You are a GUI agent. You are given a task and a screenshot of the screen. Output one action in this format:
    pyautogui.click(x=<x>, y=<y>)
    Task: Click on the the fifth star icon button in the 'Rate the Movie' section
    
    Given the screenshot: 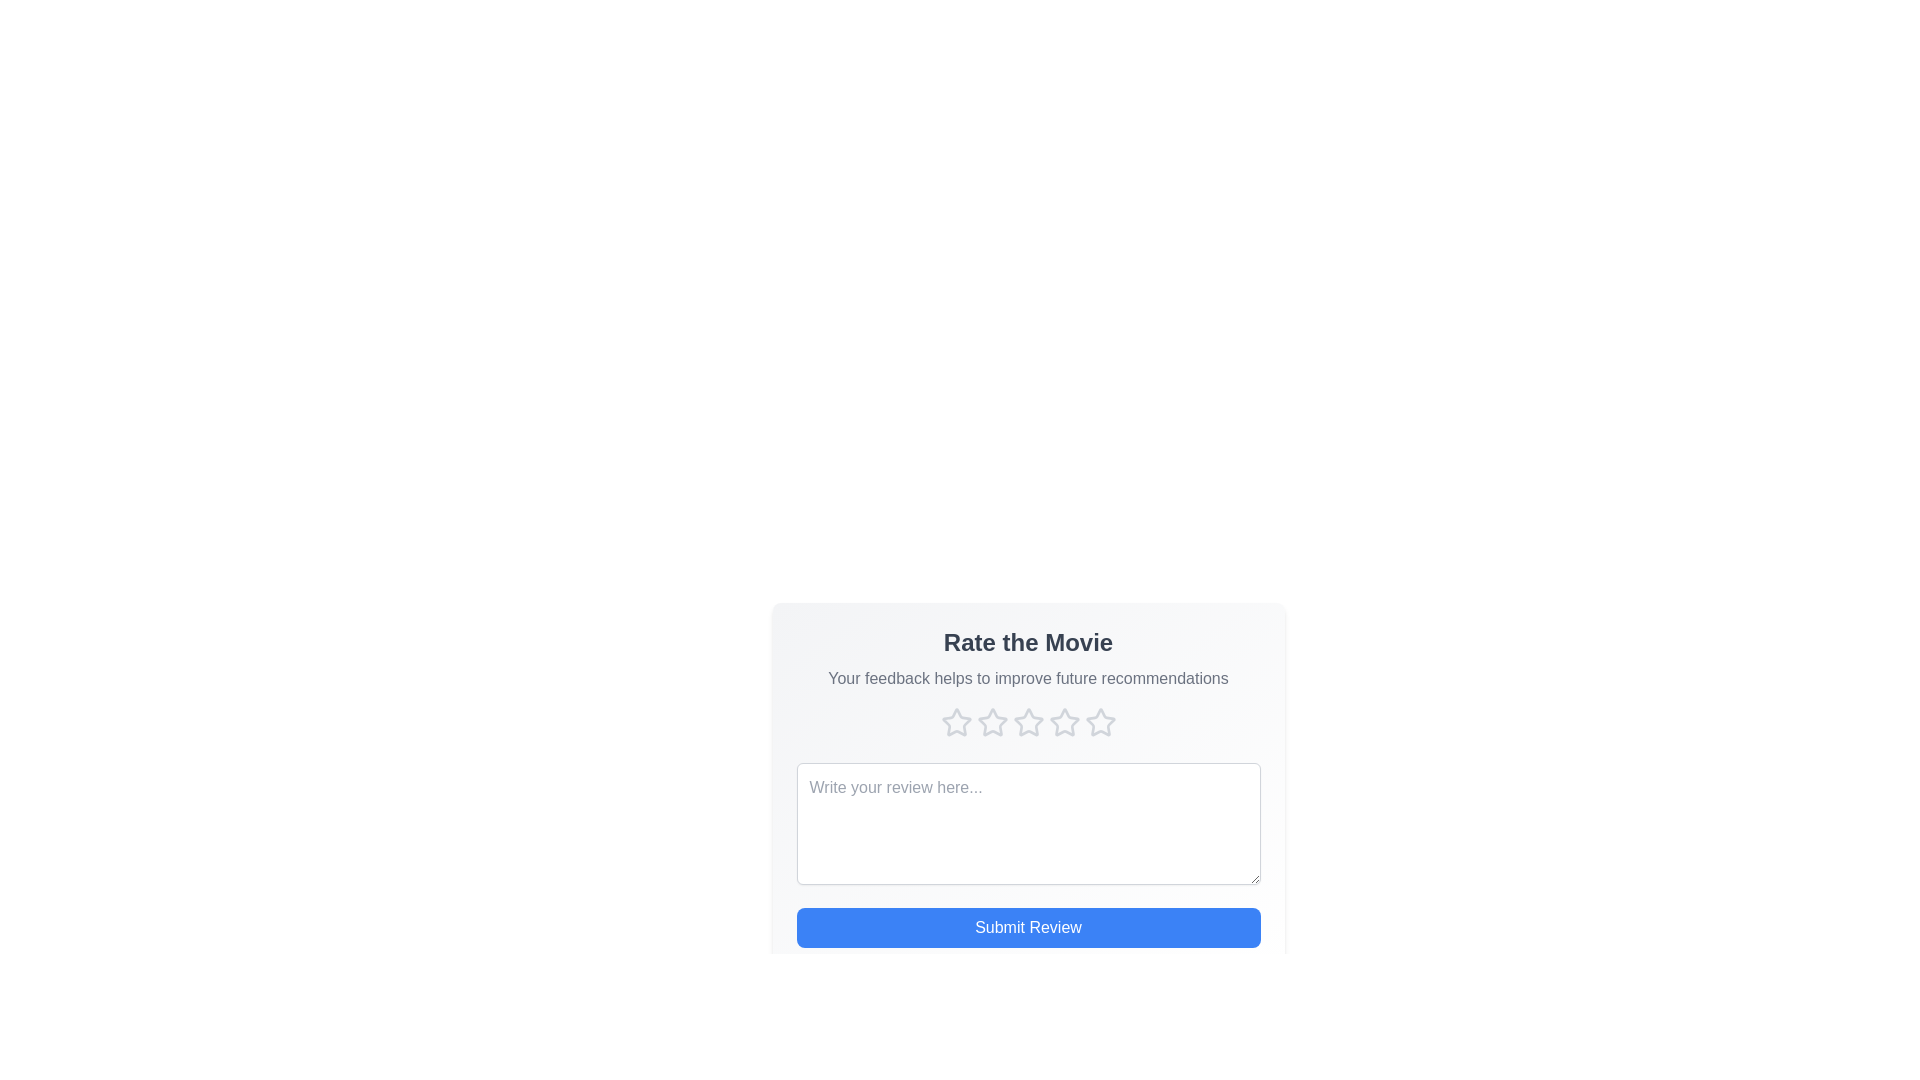 What is the action you would take?
    pyautogui.click(x=1099, y=722)
    